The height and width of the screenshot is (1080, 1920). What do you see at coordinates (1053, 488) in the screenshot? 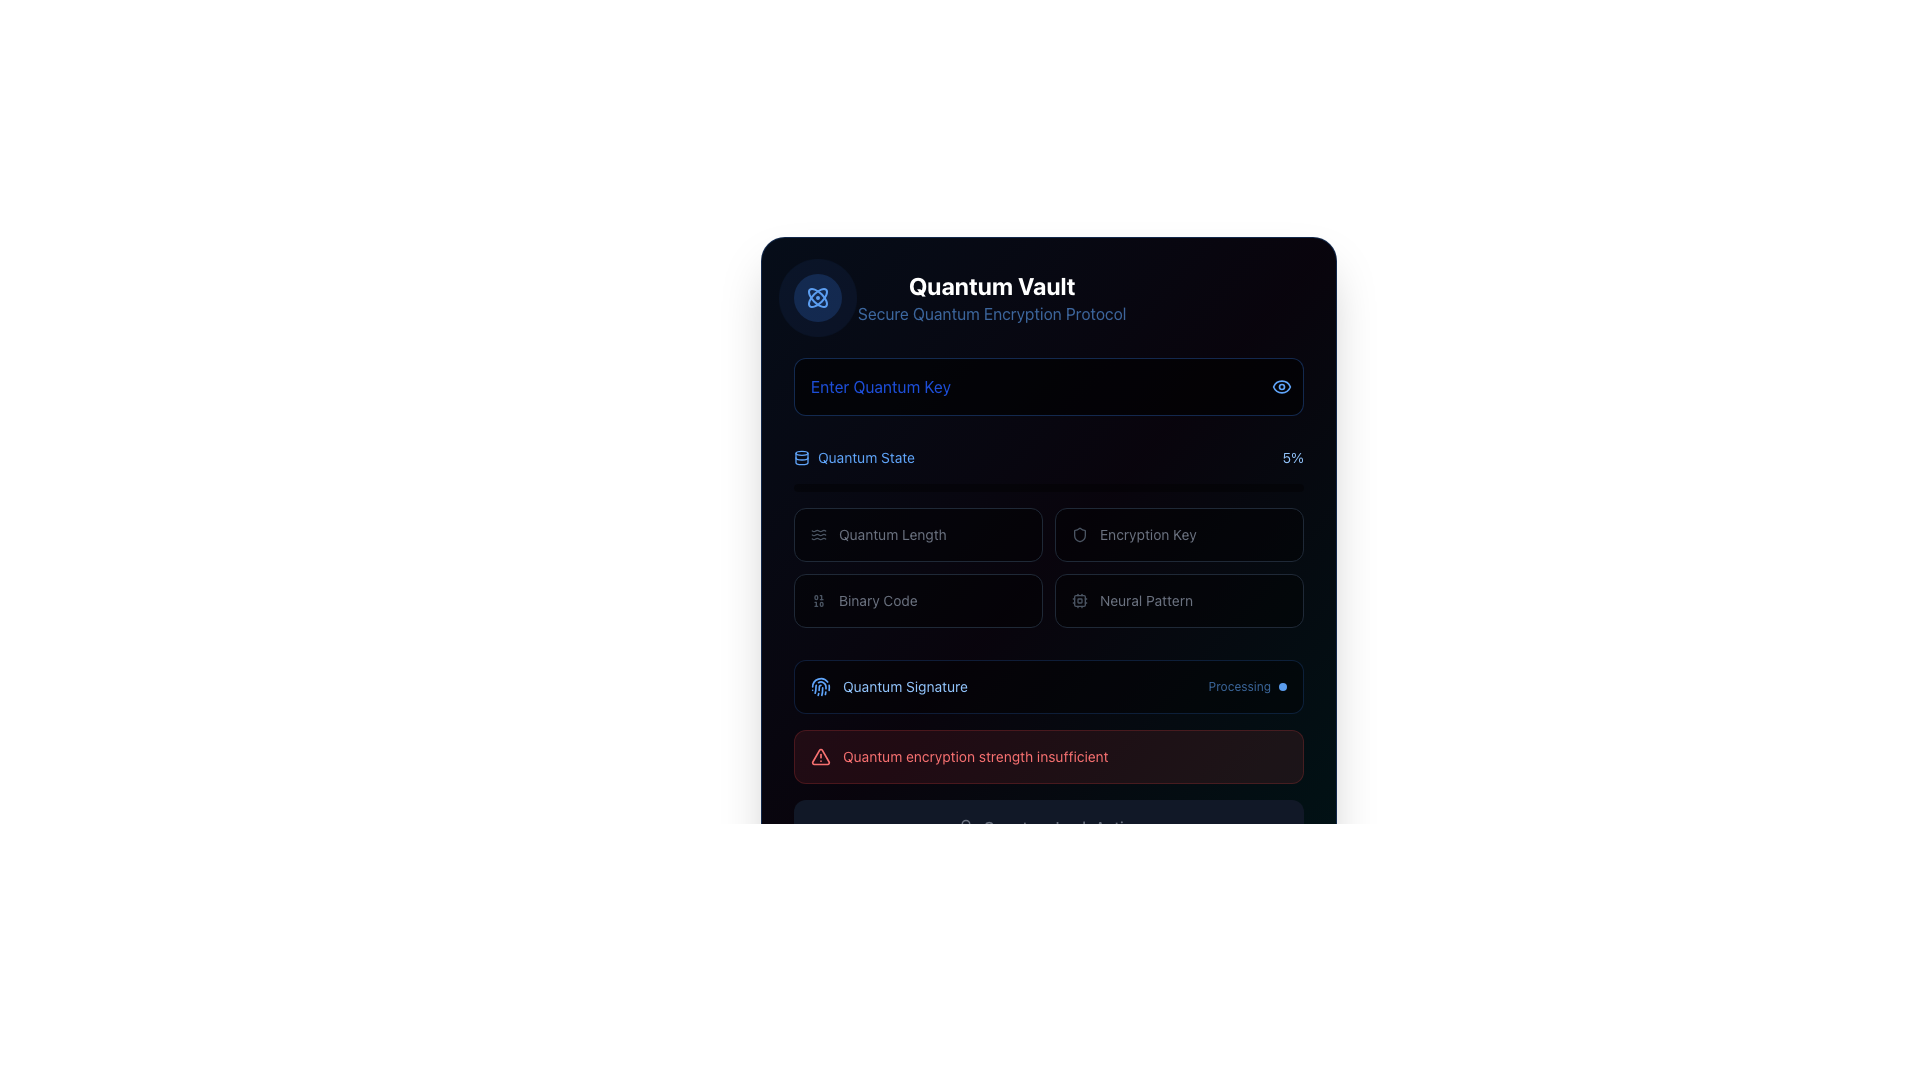
I see `the Quantum State slider` at bounding box center [1053, 488].